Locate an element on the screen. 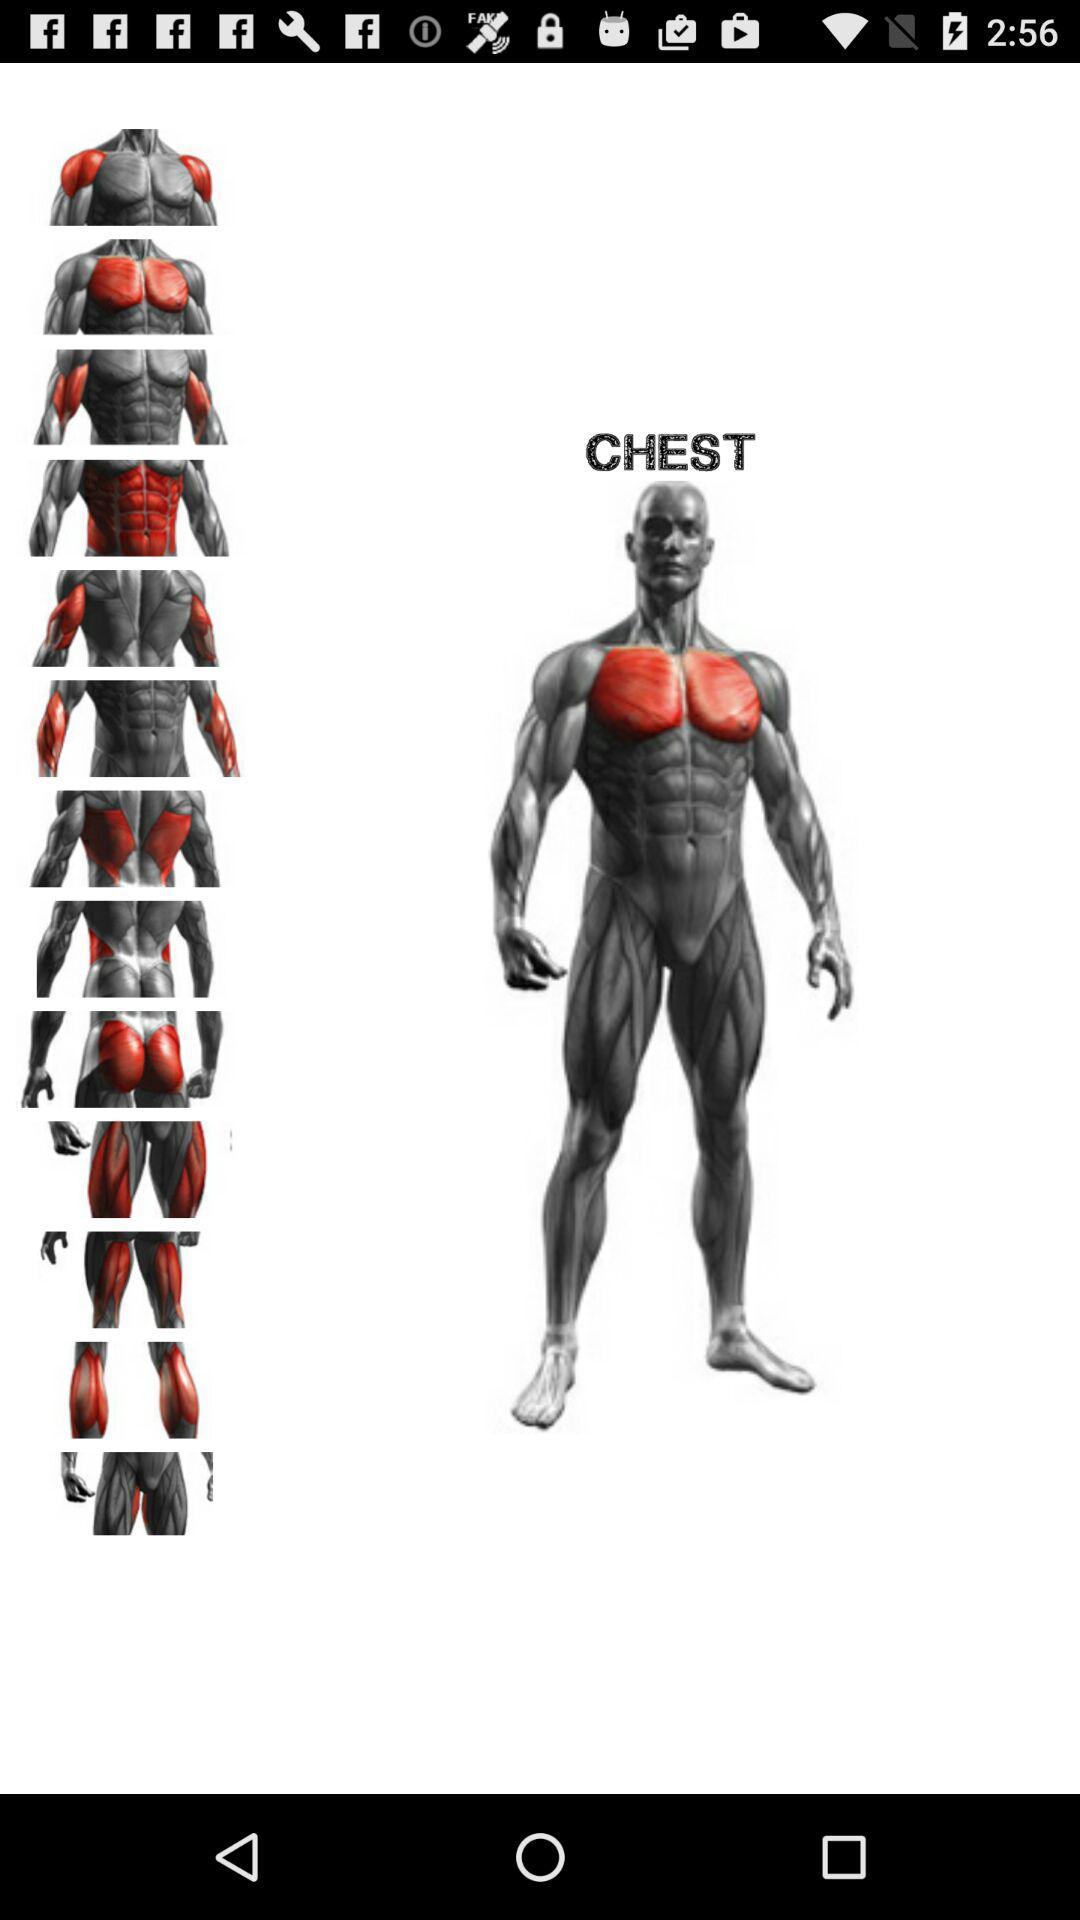  the font icon is located at coordinates (131, 1361).